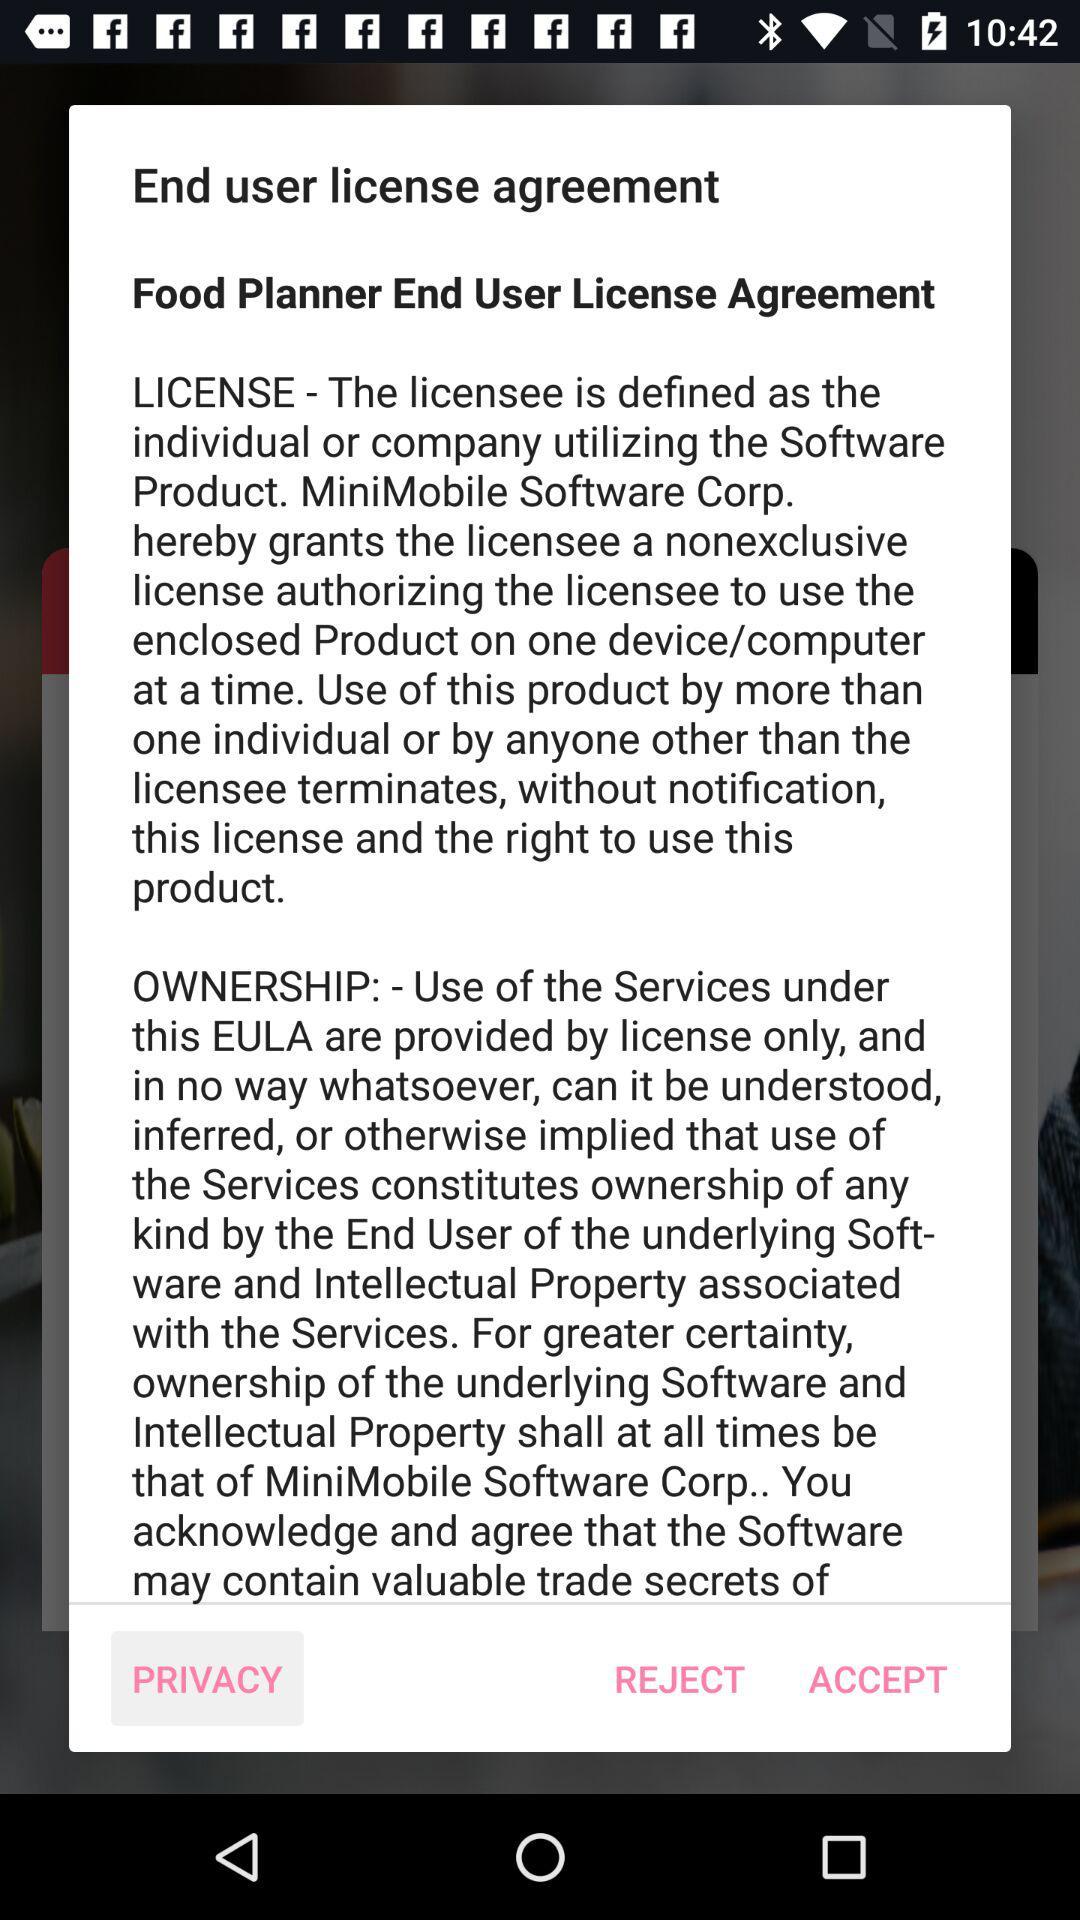 The image size is (1080, 1920). I want to click on the icon to the left of reject, so click(207, 1678).